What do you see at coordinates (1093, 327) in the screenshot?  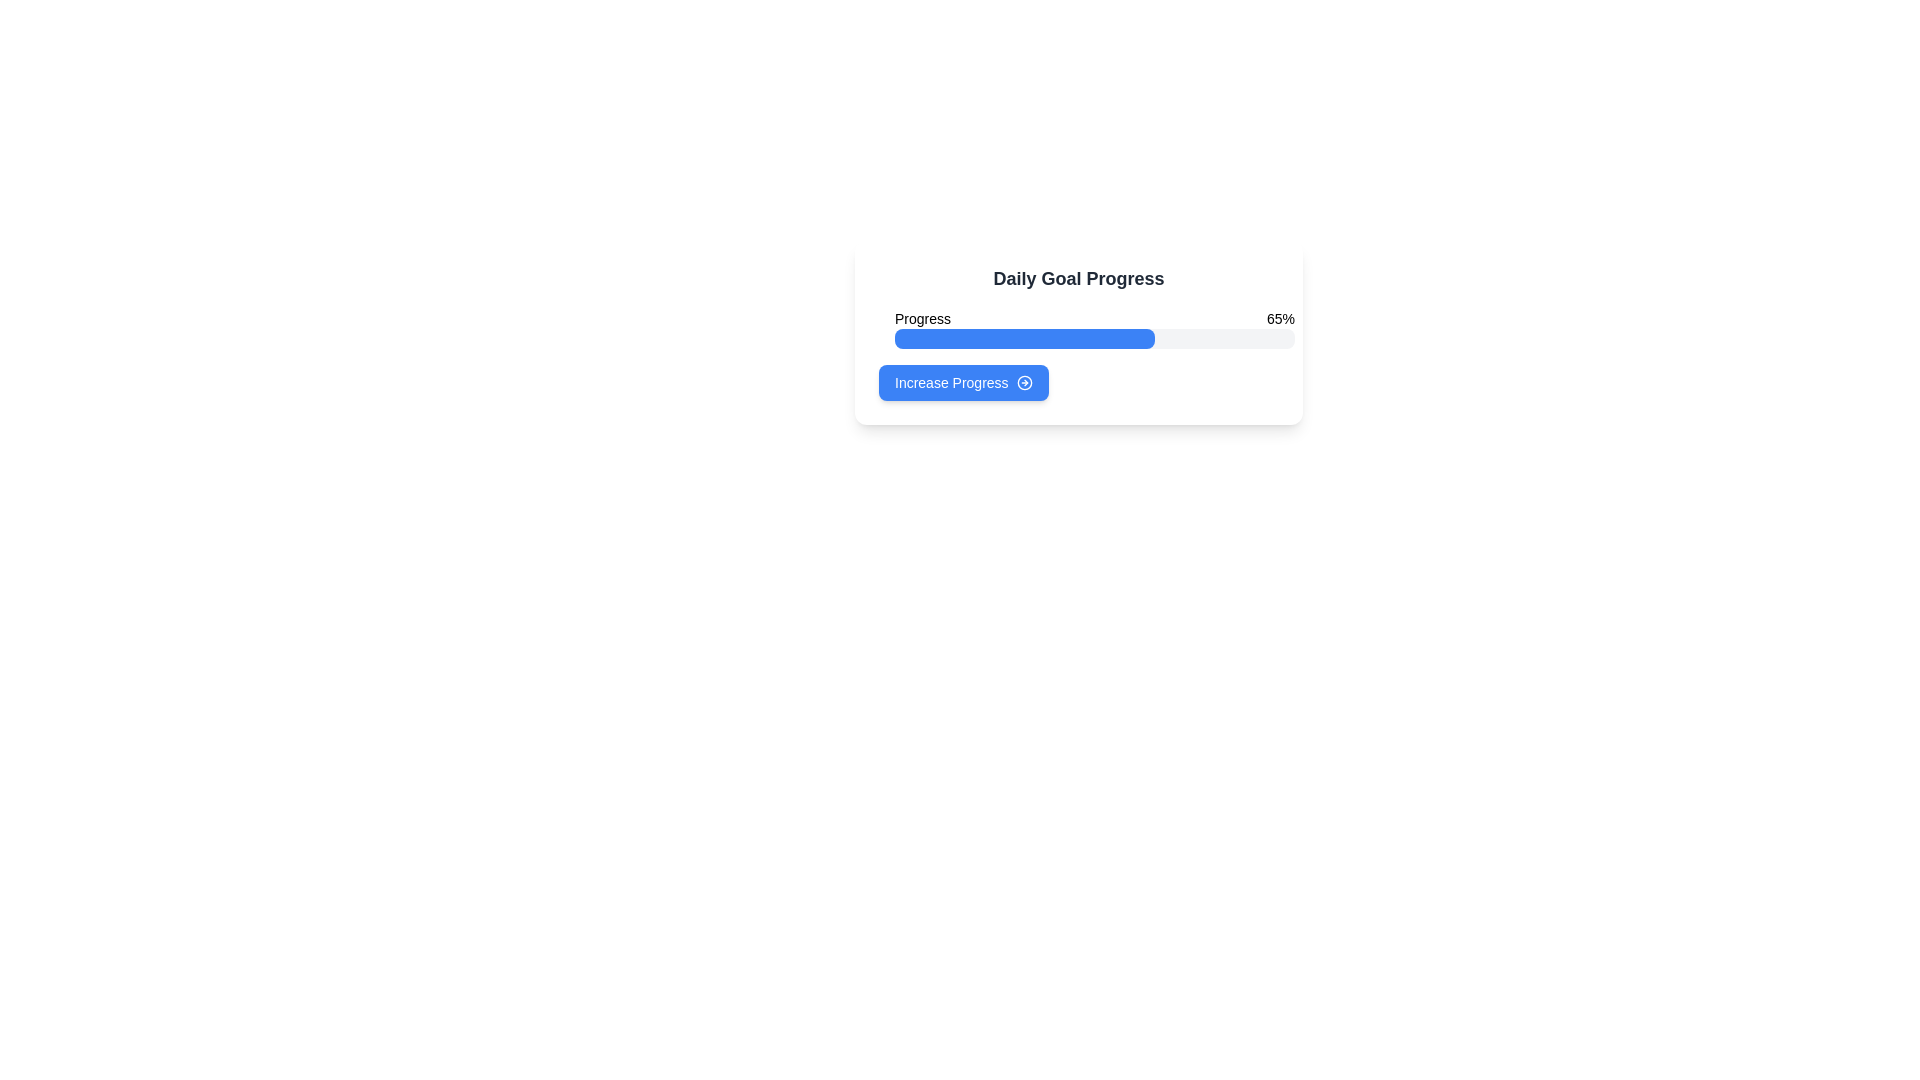 I see `the progress bar indicating 65% completion, located under the 'Daily Goal Progress' heading, above the 'Increase Progress' button` at bounding box center [1093, 327].